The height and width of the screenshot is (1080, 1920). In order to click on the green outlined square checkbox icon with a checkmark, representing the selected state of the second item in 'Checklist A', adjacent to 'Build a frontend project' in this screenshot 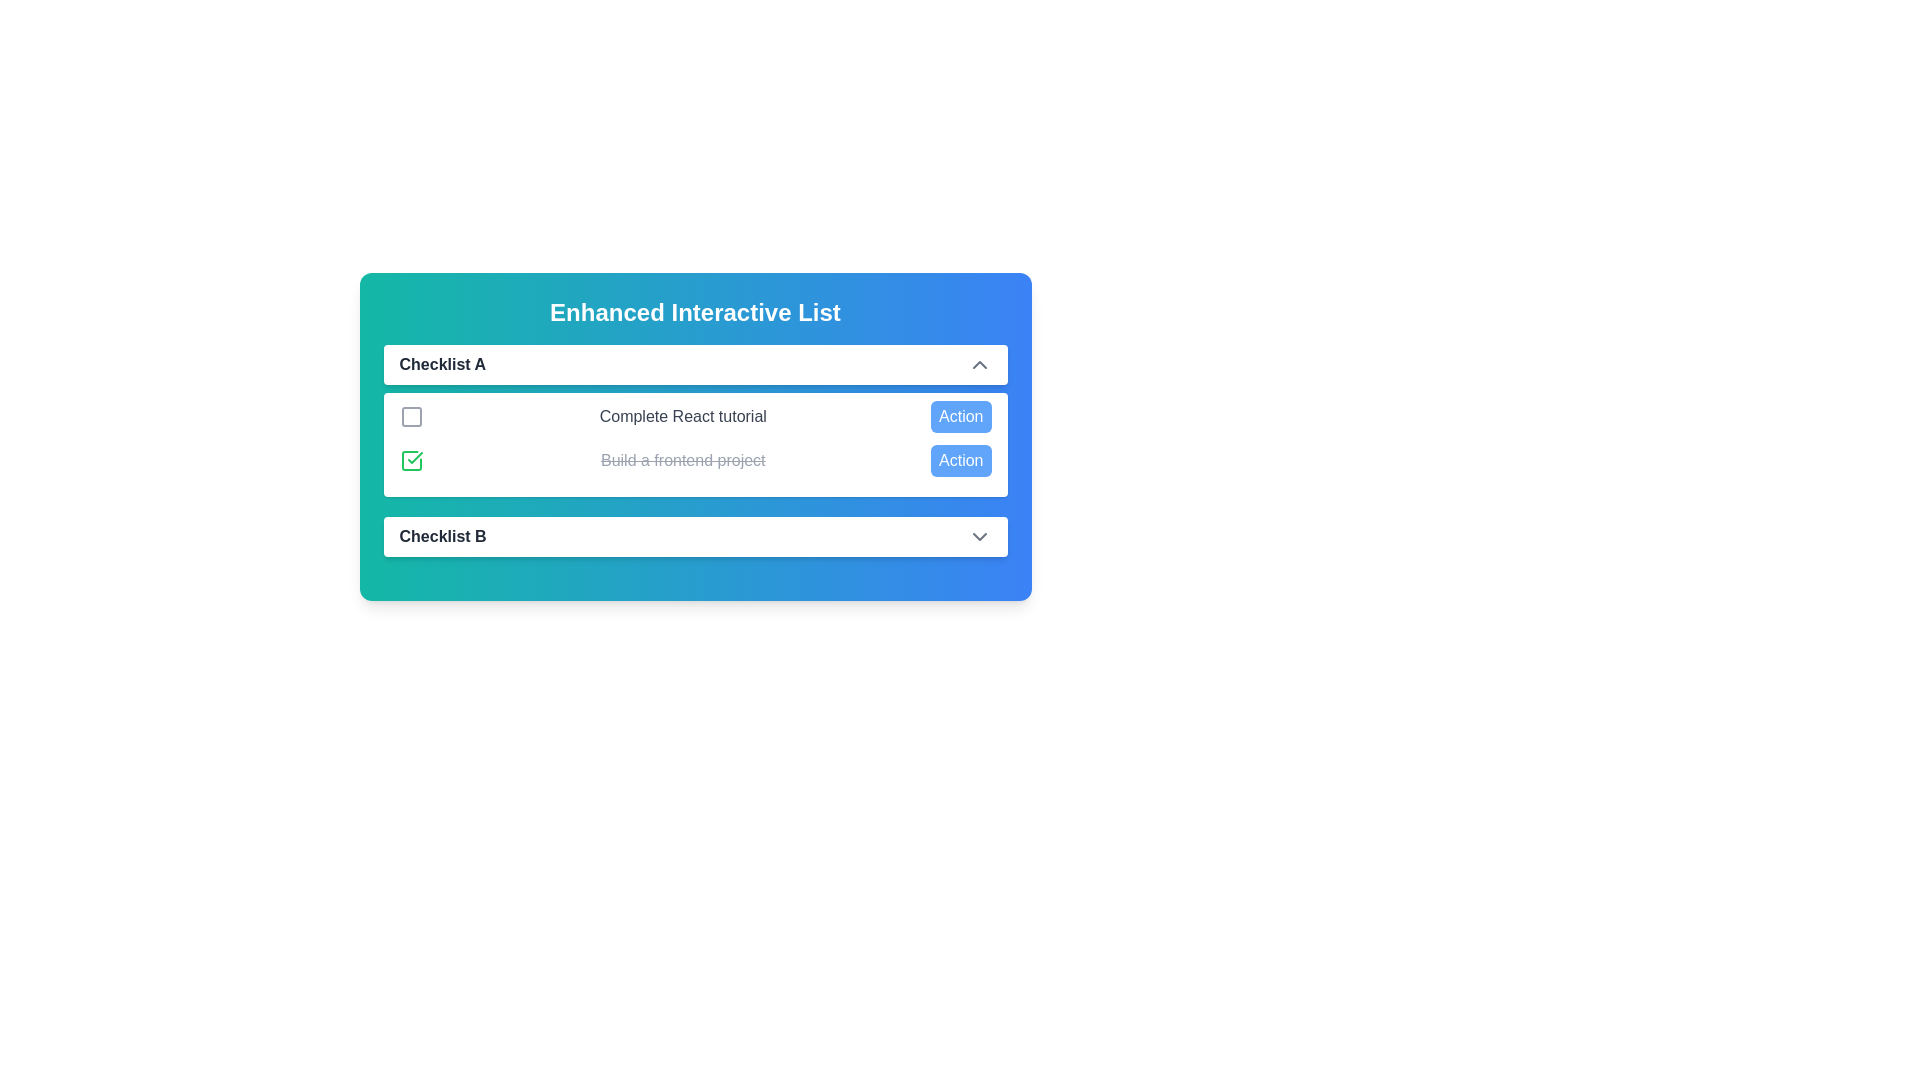, I will do `click(410, 461)`.